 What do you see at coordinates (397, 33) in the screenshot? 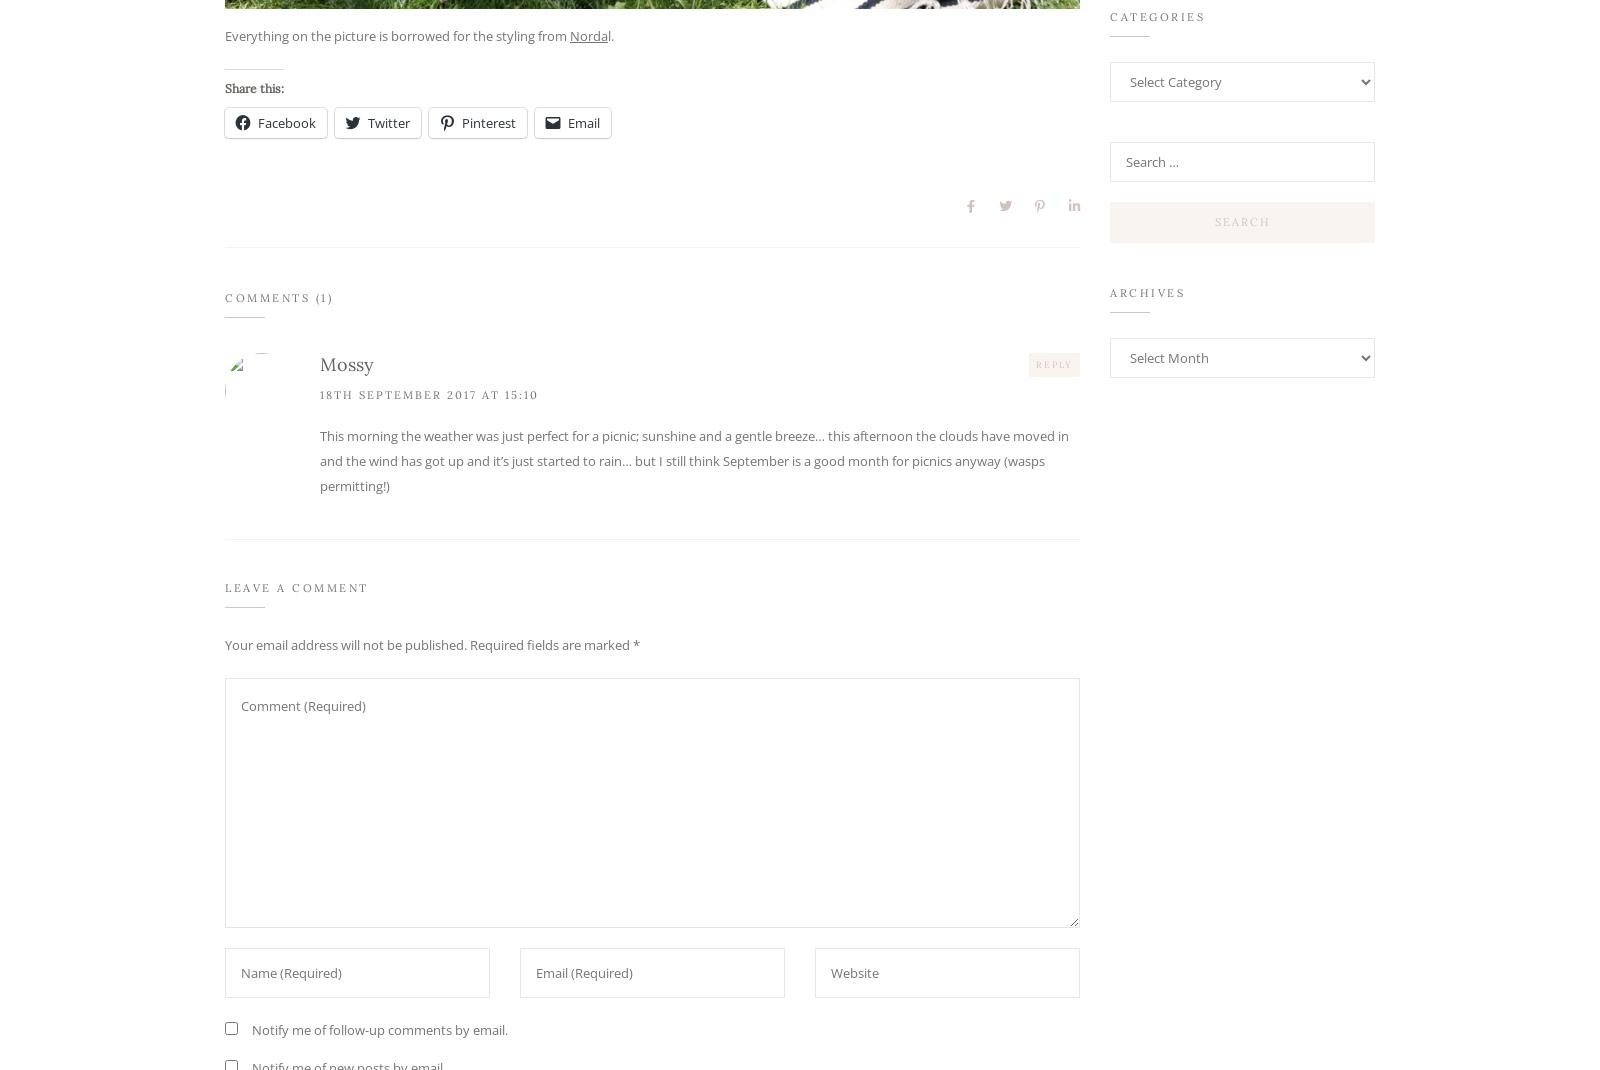
I see `'Everything on the picture is borrowed for the styling from'` at bounding box center [397, 33].